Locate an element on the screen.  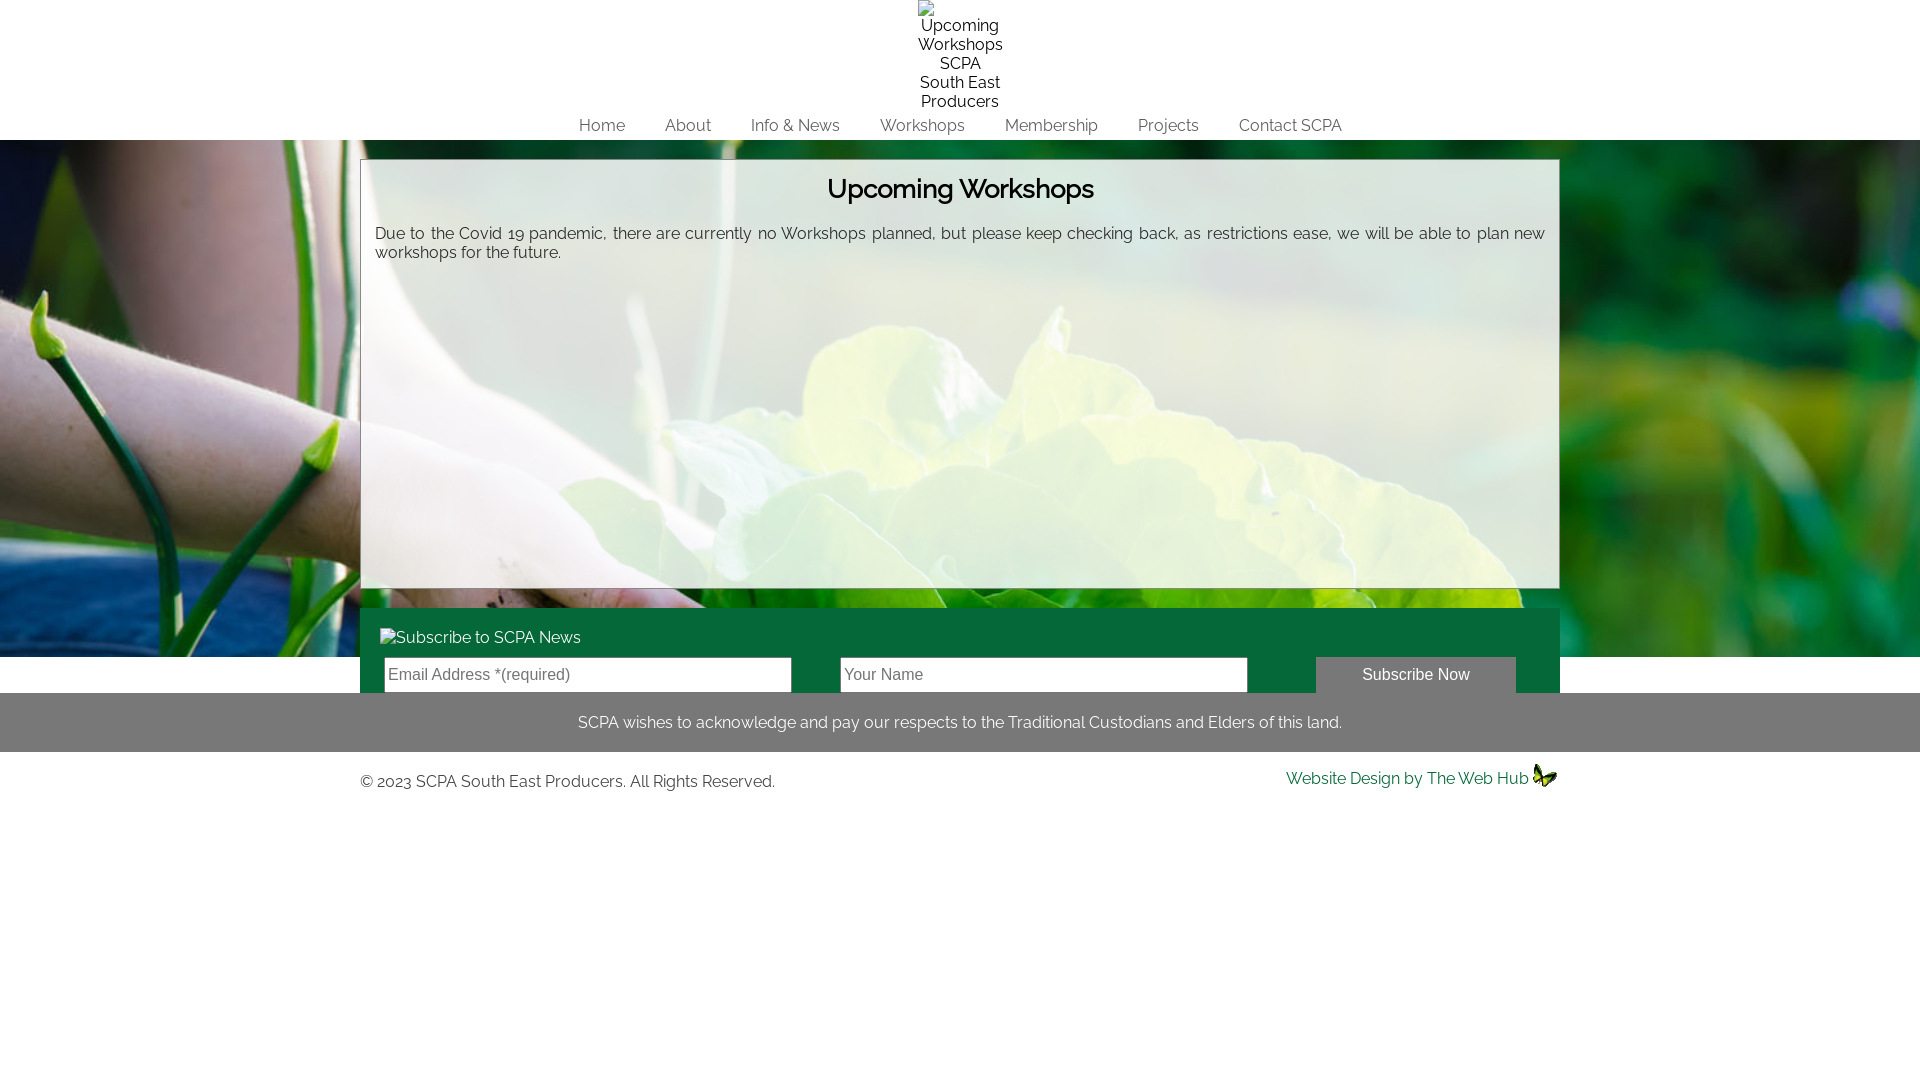
'Membership' is located at coordinates (1049, 125).